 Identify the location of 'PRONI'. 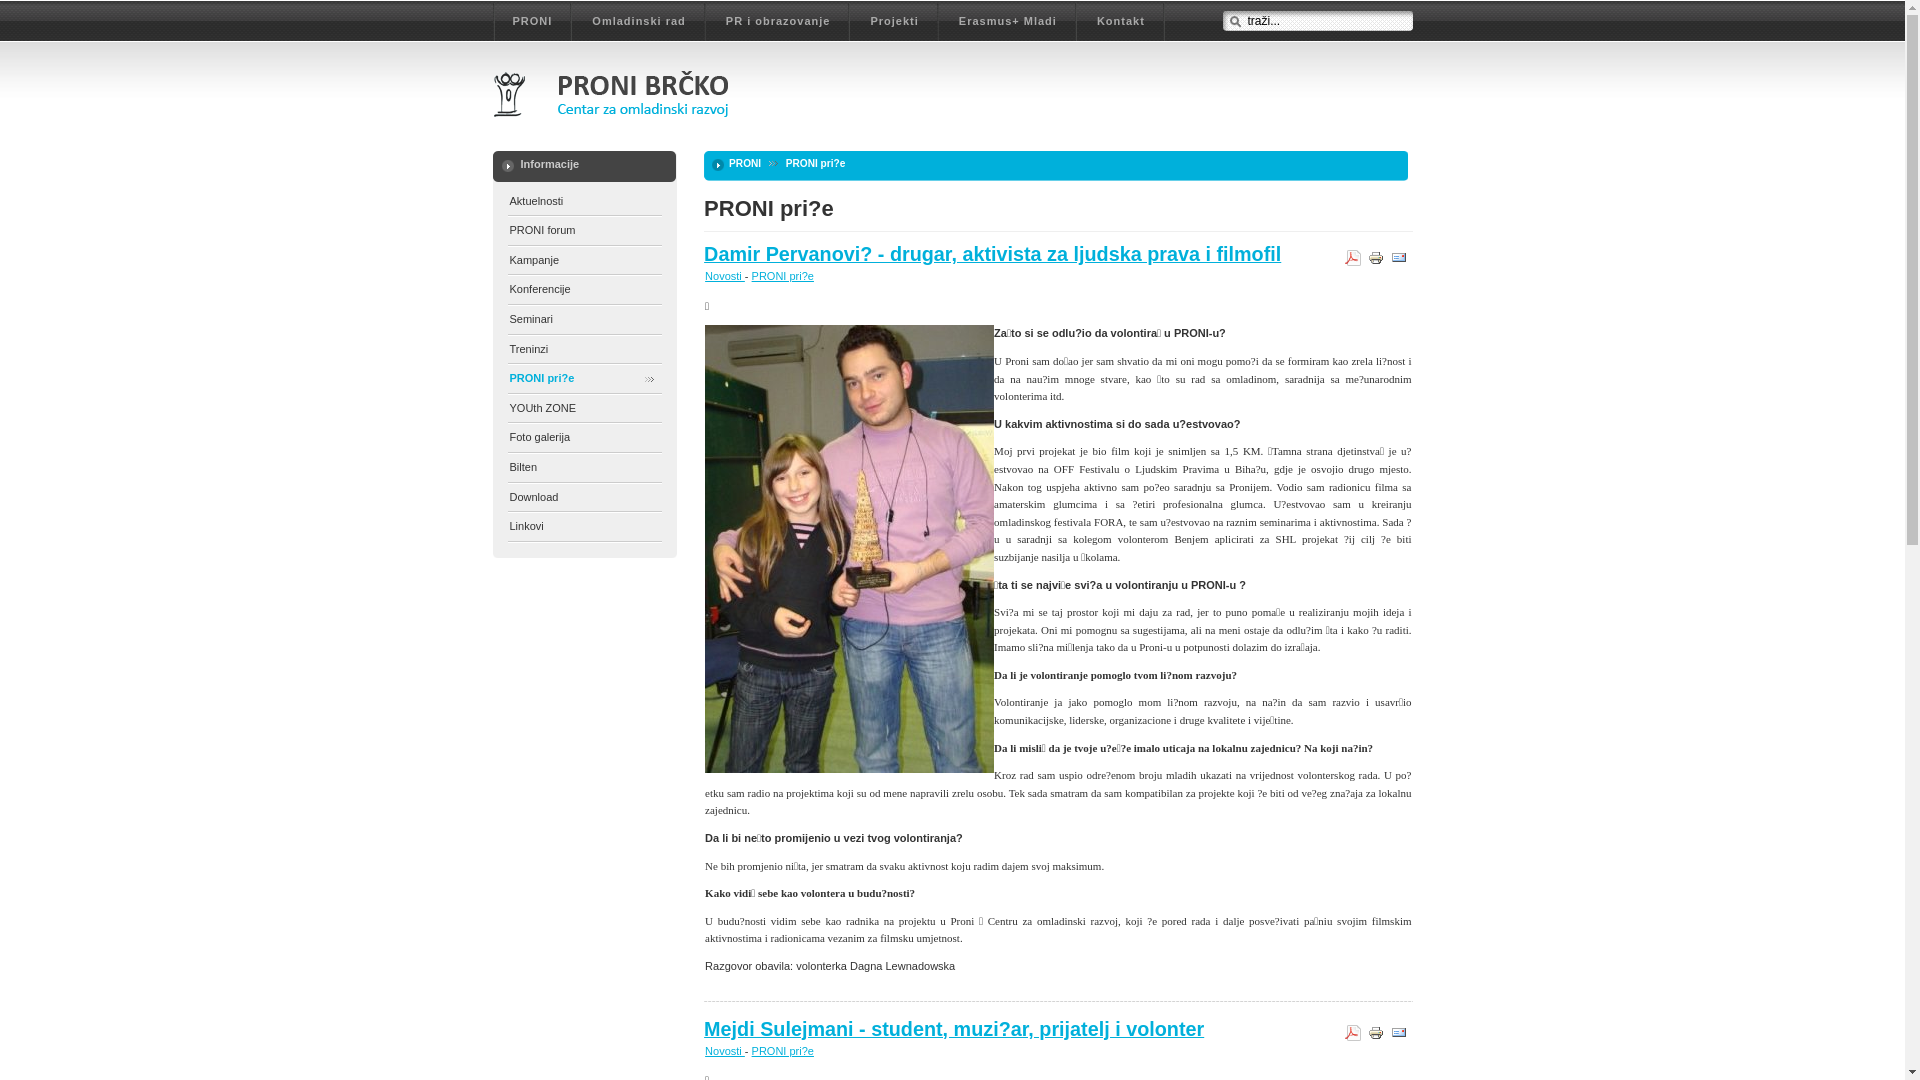
(532, 23).